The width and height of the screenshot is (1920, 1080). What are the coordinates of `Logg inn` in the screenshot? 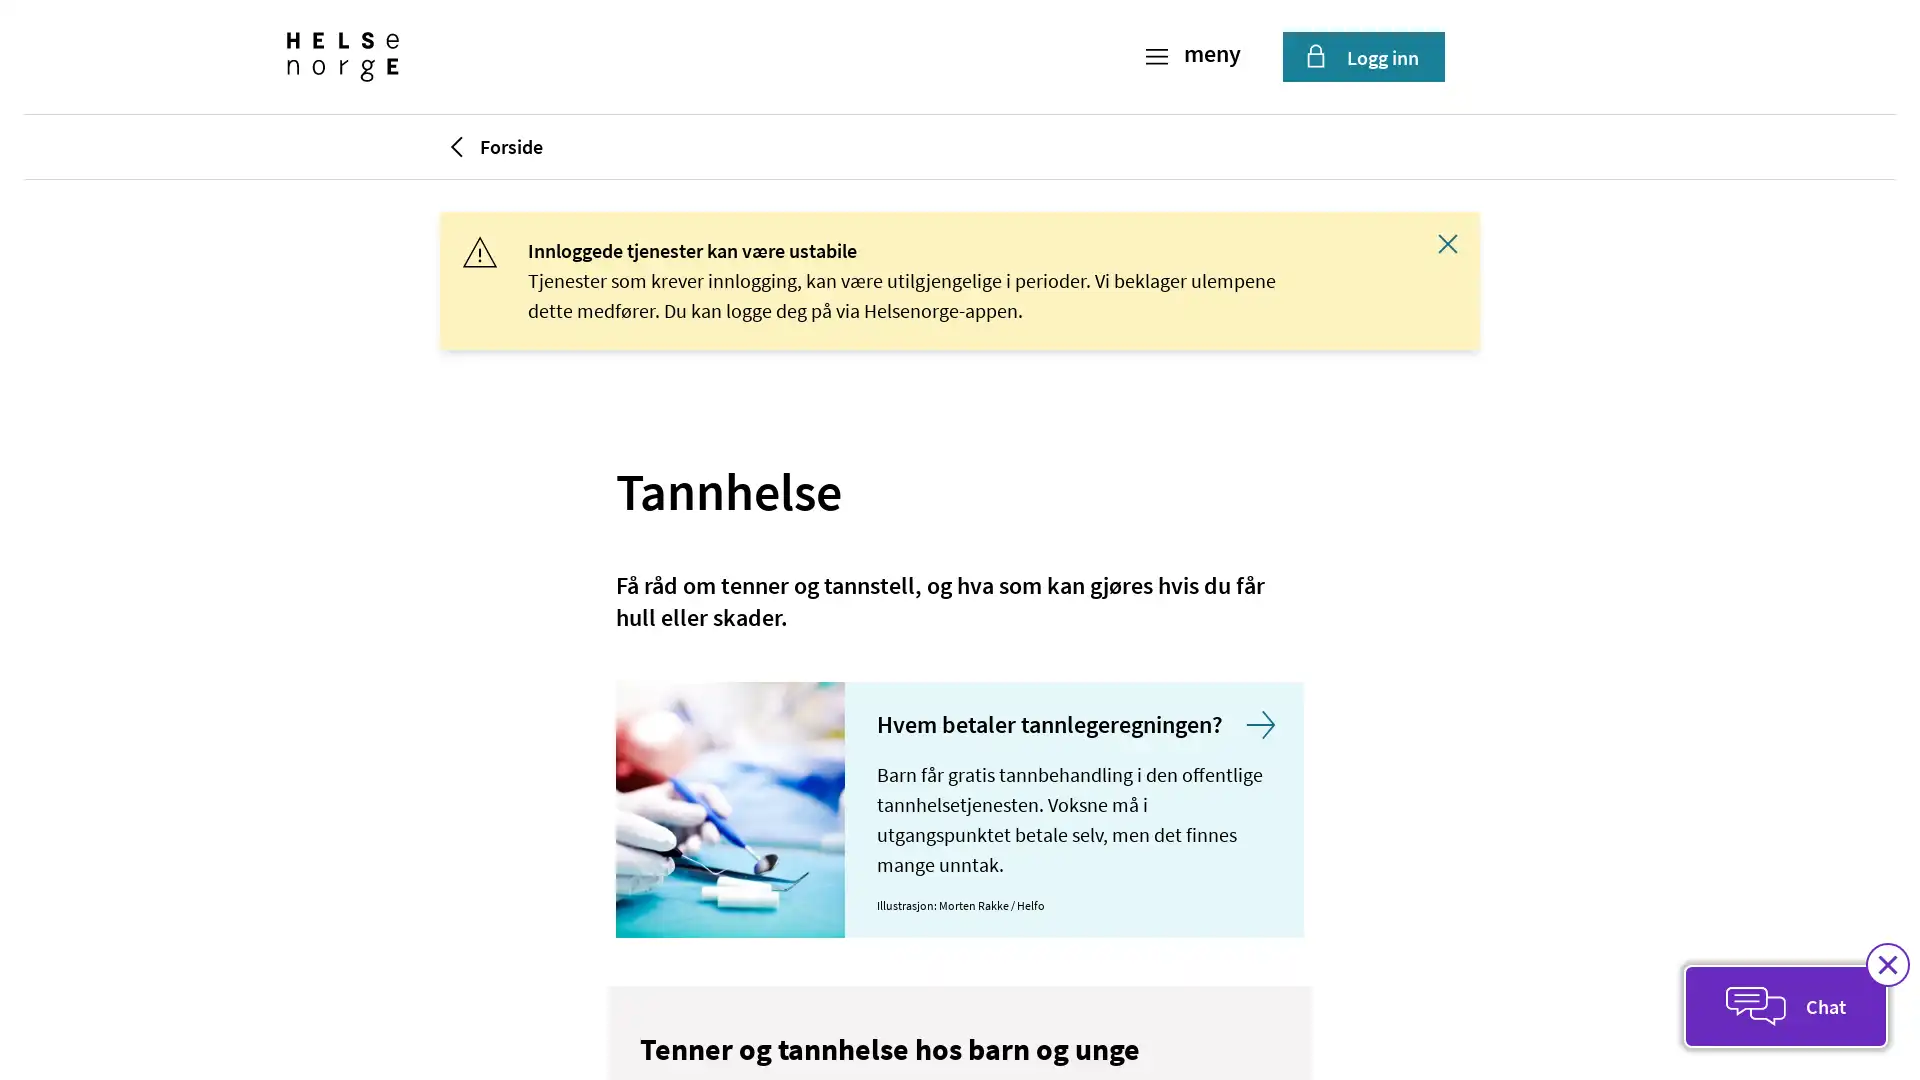 It's located at (1362, 56).